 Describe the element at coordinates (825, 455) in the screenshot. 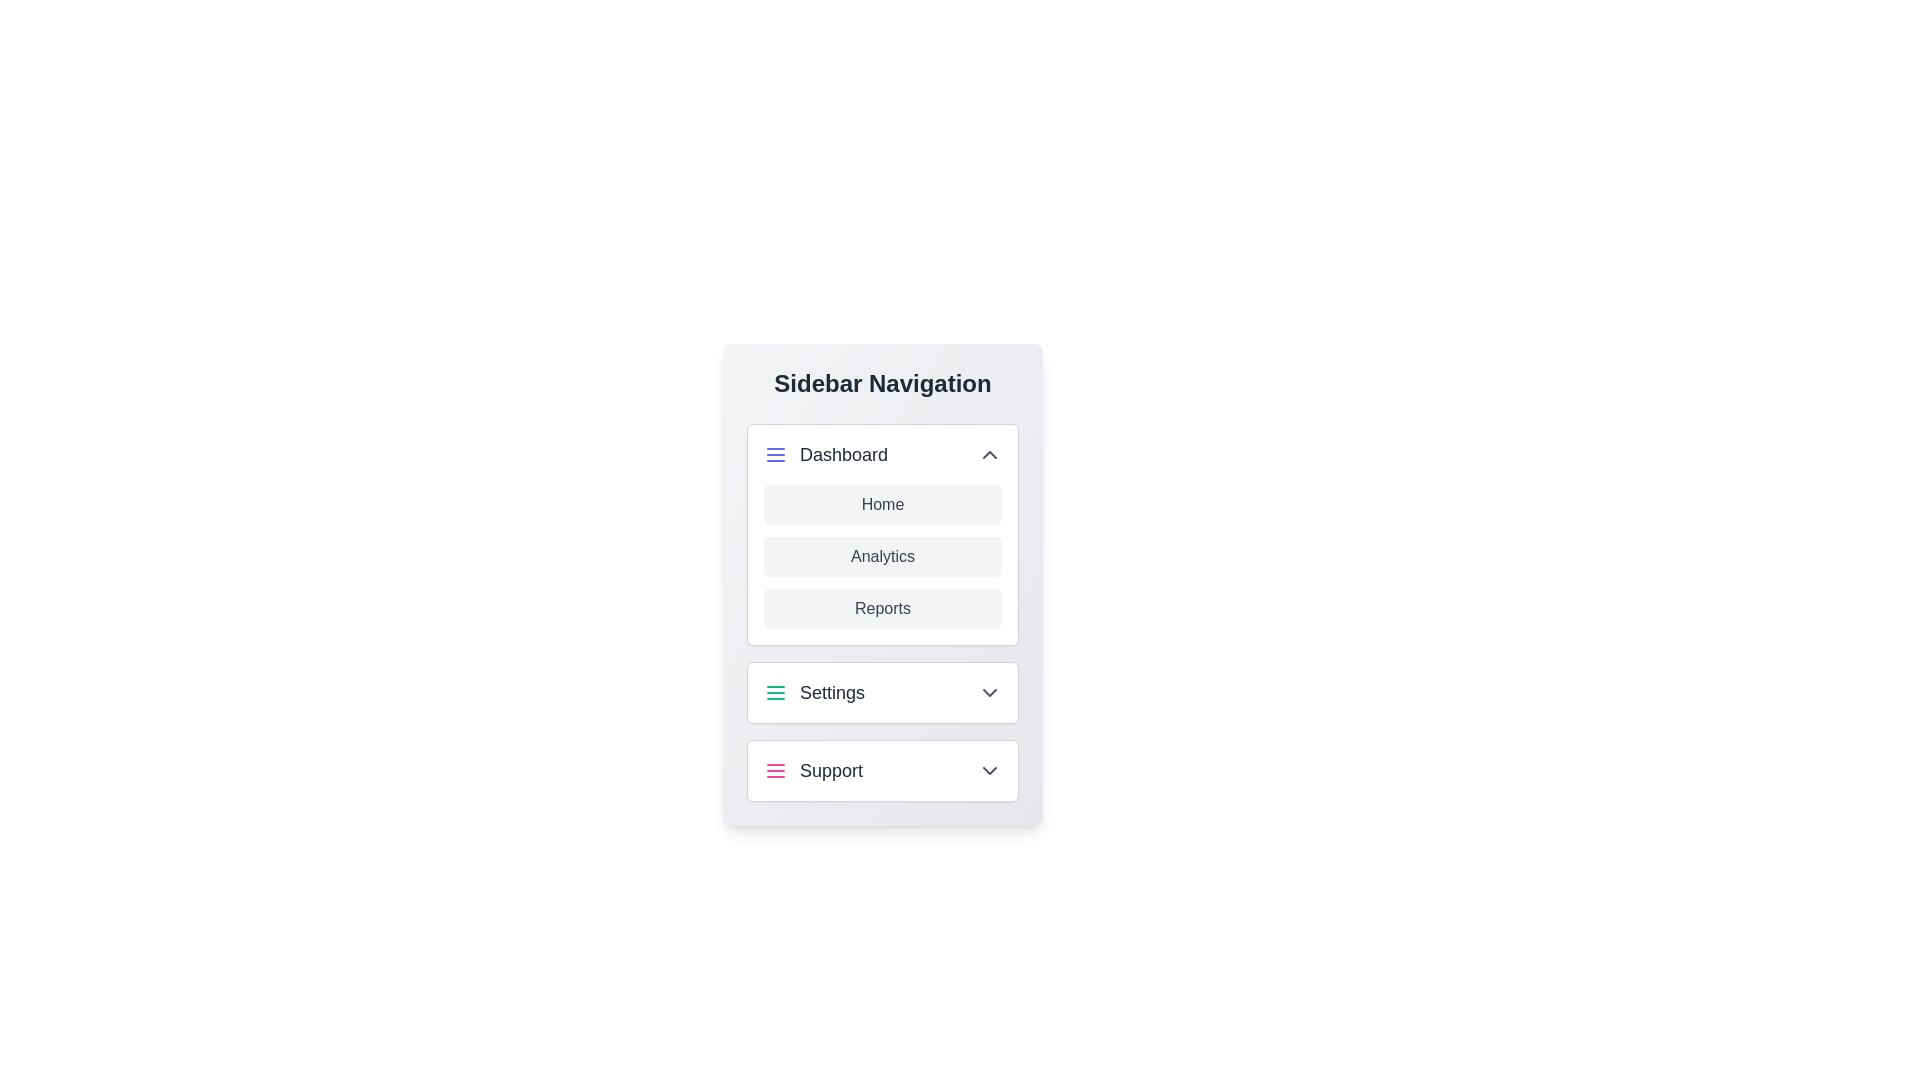

I see `the navigation button for the 'Dashboard' section located in the top section of the sidebar navigation menu` at that location.